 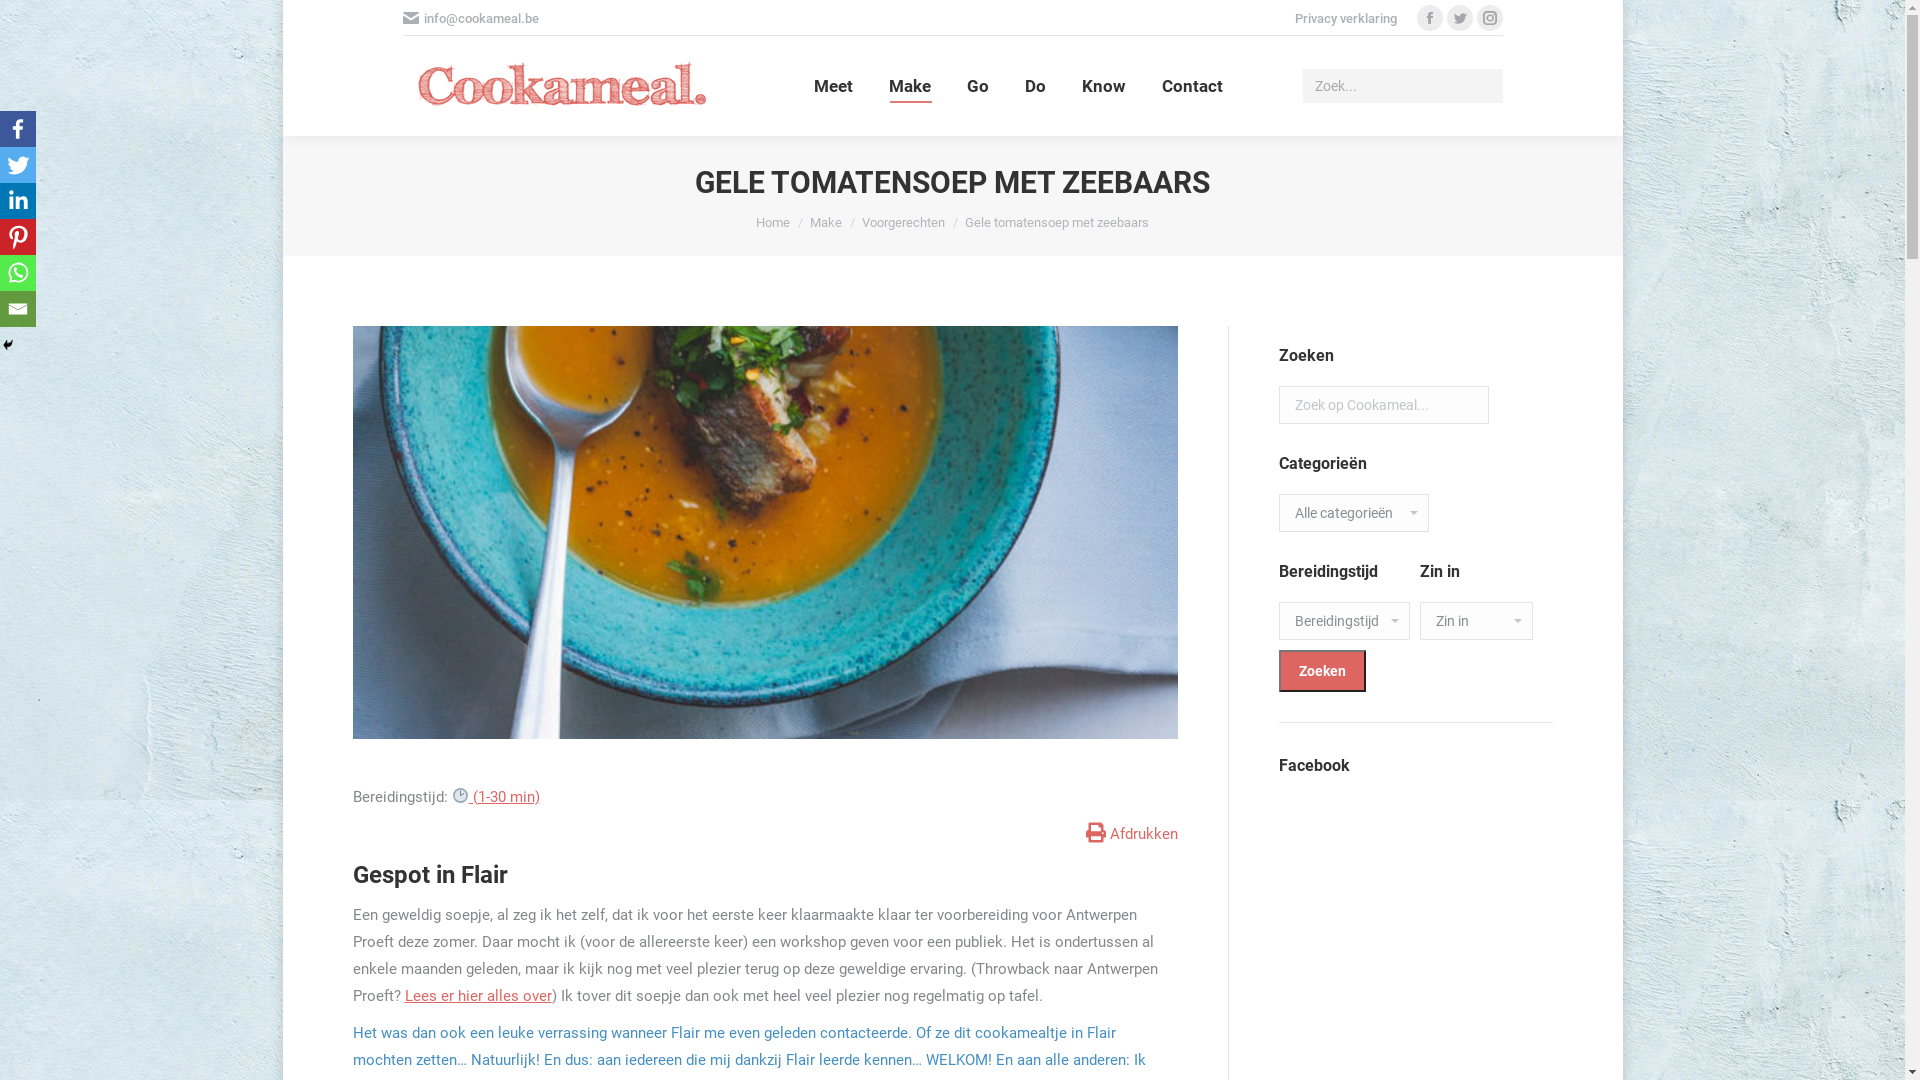 I want to click on 'Email', so click(x=0, y=308).